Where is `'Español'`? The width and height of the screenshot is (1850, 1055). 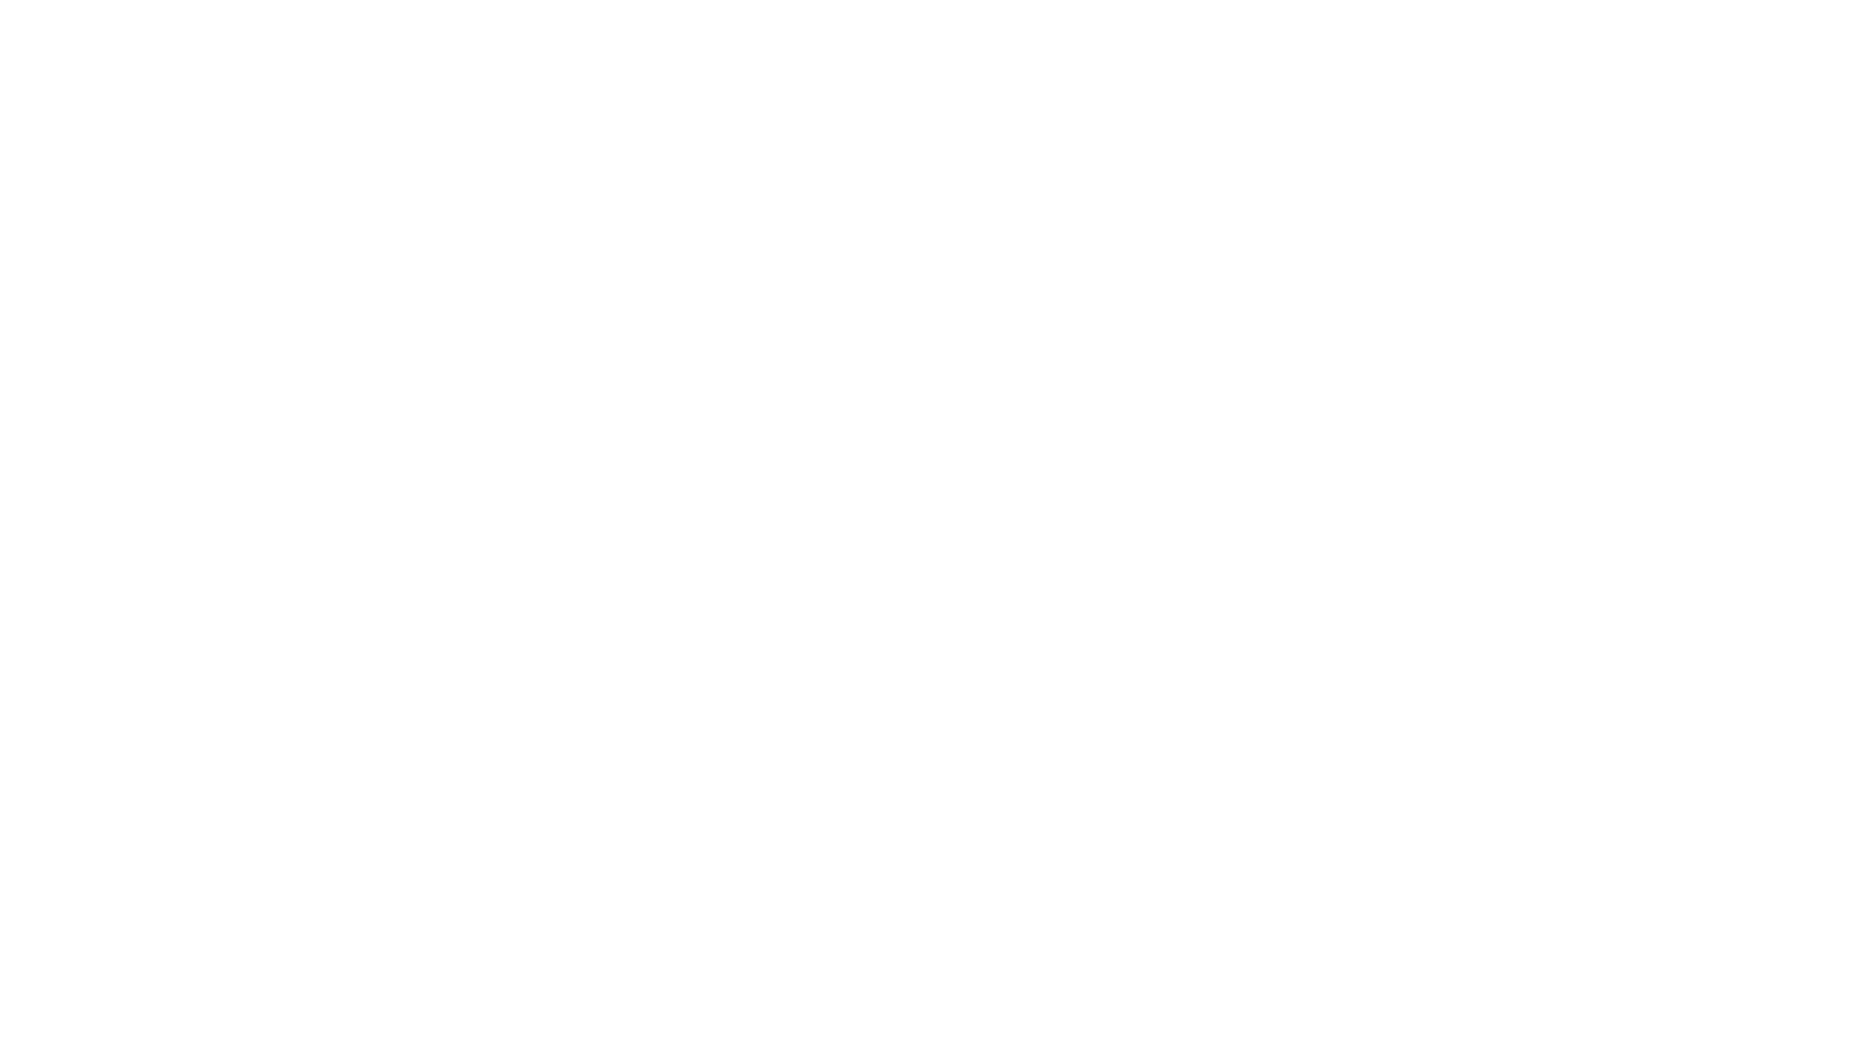 'Español' is located at coordinates (985, 625).